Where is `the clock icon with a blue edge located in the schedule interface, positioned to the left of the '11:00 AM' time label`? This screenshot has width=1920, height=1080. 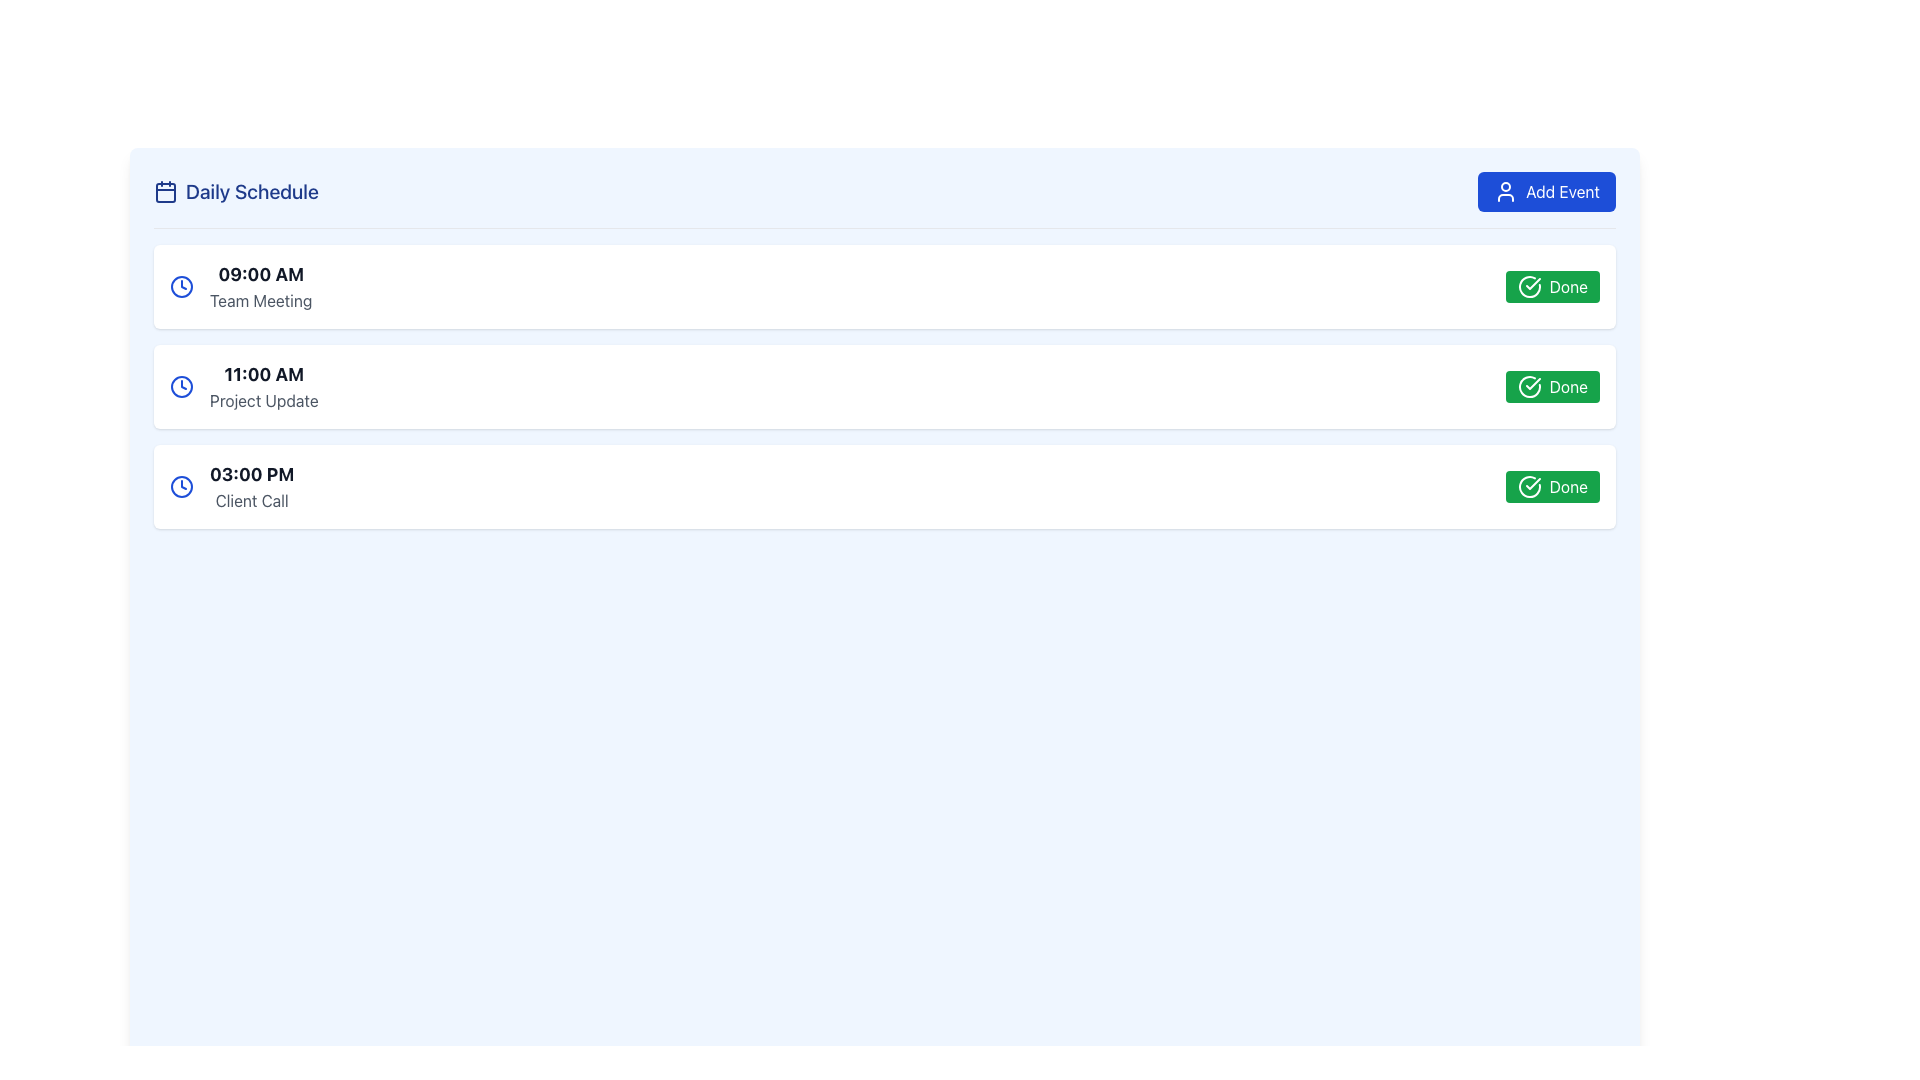
the clock icon with a blue edge located in the schedule interface, positioned to the left of the '11:00 AM' time label is located at coordinates (182, 386).